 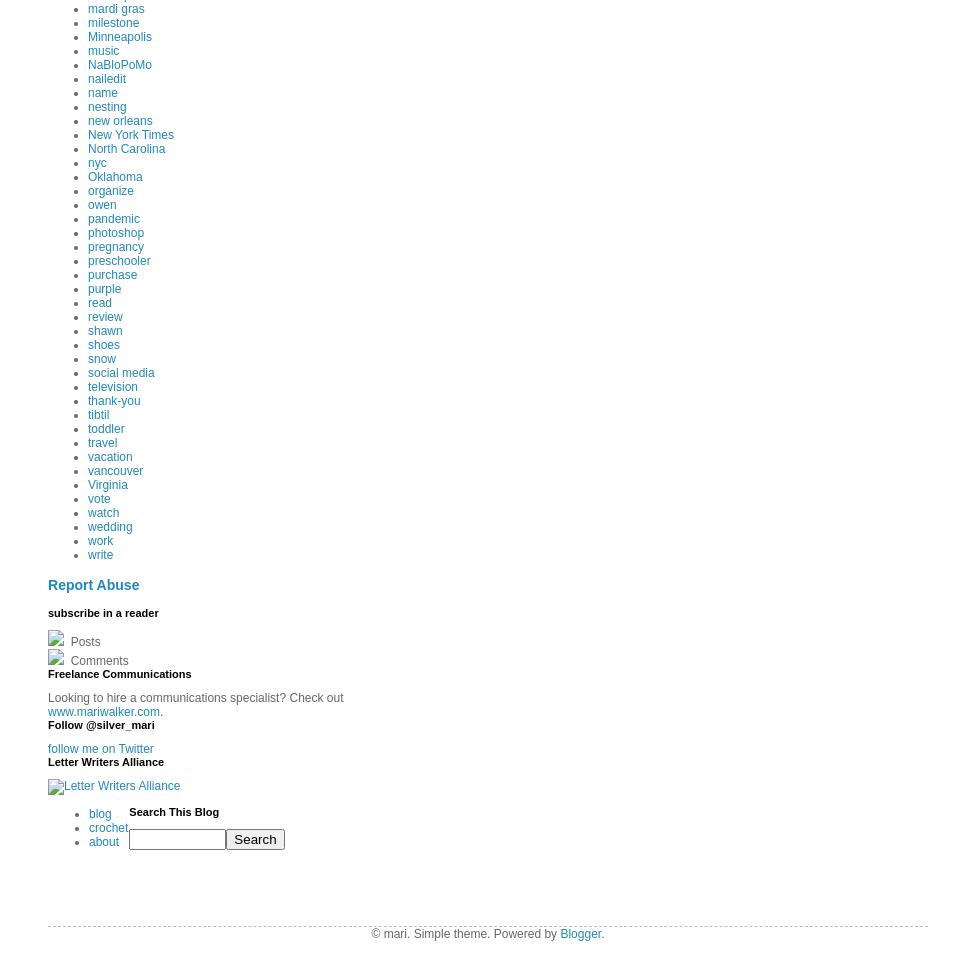 What do you see at coordinates (112, 274) in the screenshot?
I see `'purchase'` at bounding box center [112, 274].